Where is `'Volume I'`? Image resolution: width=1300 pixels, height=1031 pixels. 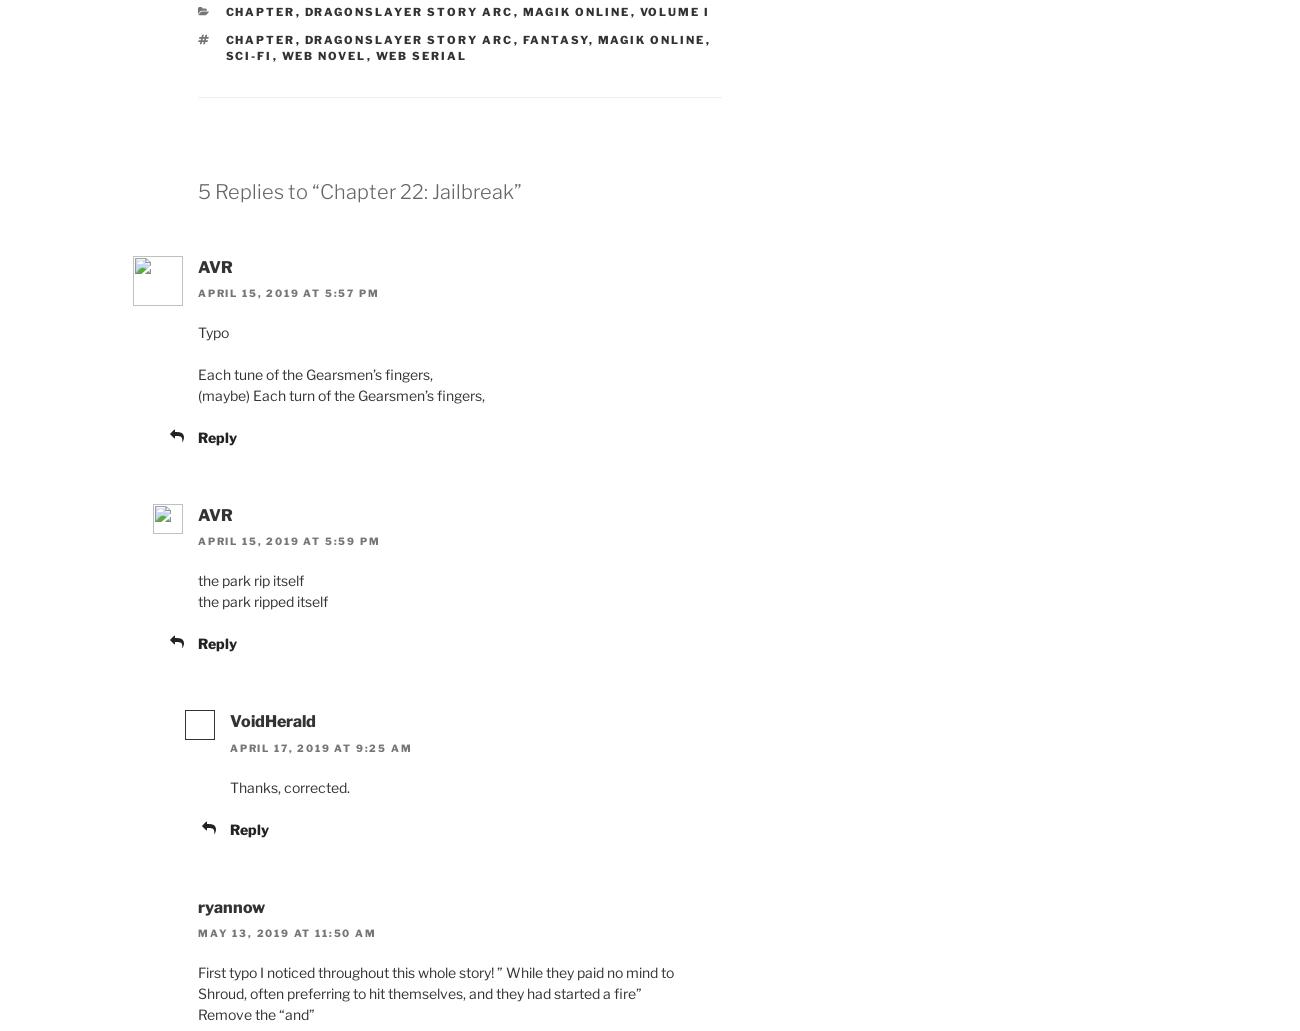
'Volume I' is located at coordinates (673, 11).